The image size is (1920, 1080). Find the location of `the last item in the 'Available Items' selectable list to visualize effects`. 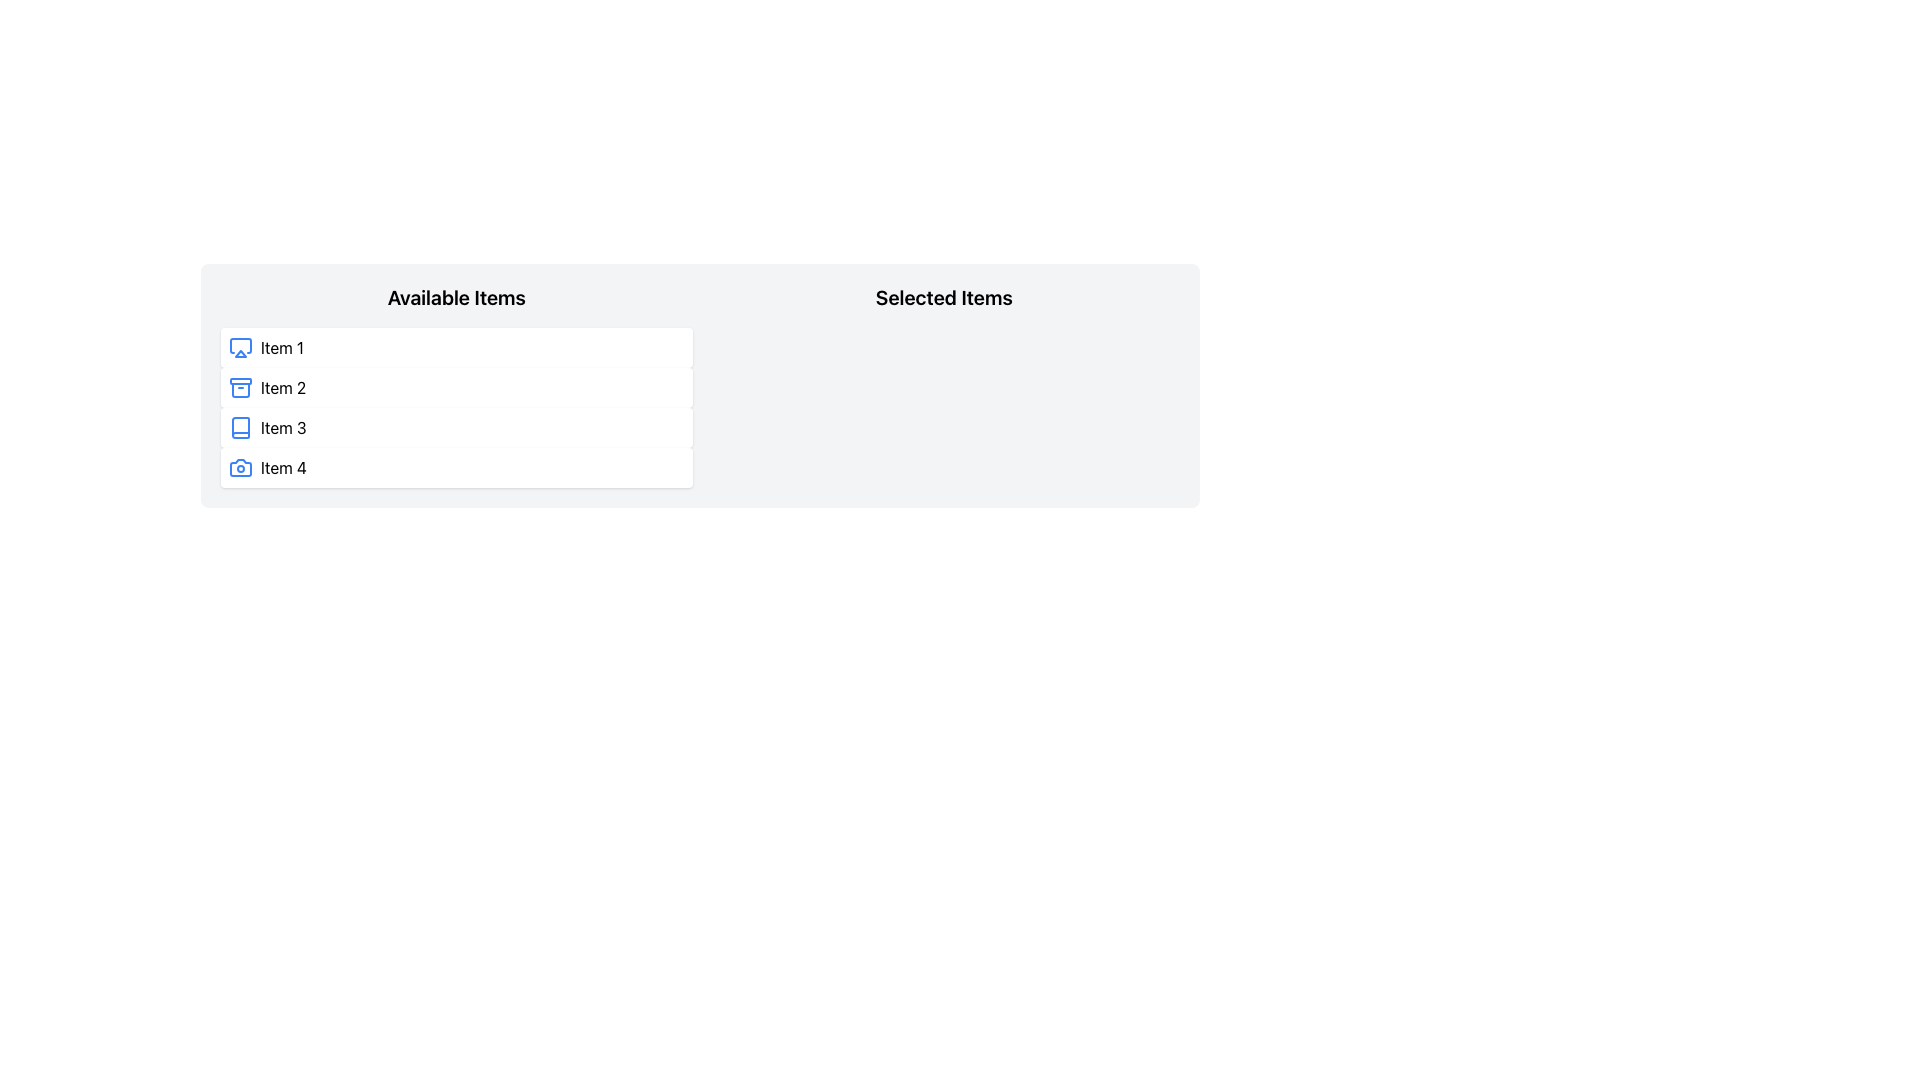

the last item in the 'Available Items' selectable list to visualize effects is located at coordinates (455, 467).